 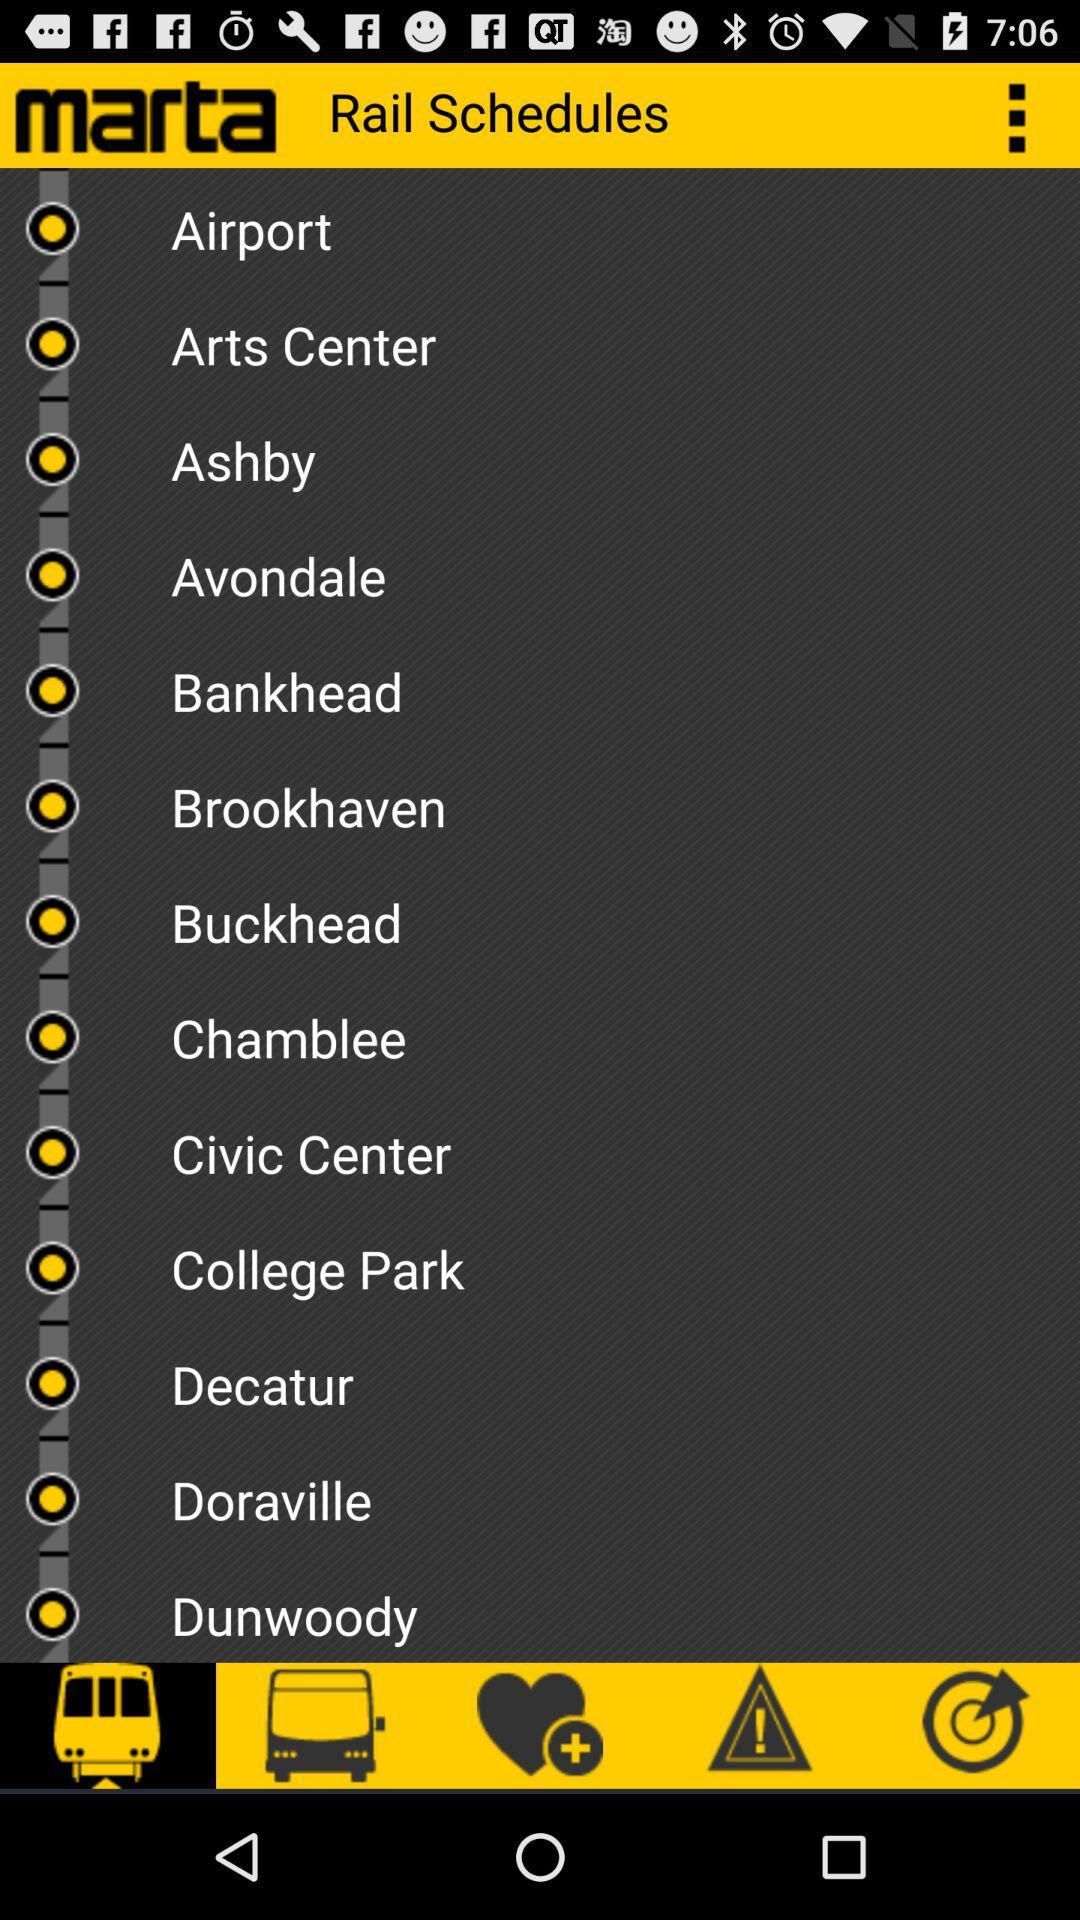 What do you see at coordinates (624, 568) in the screenshot?
I see `avondale` at bounding box center [624, 568].